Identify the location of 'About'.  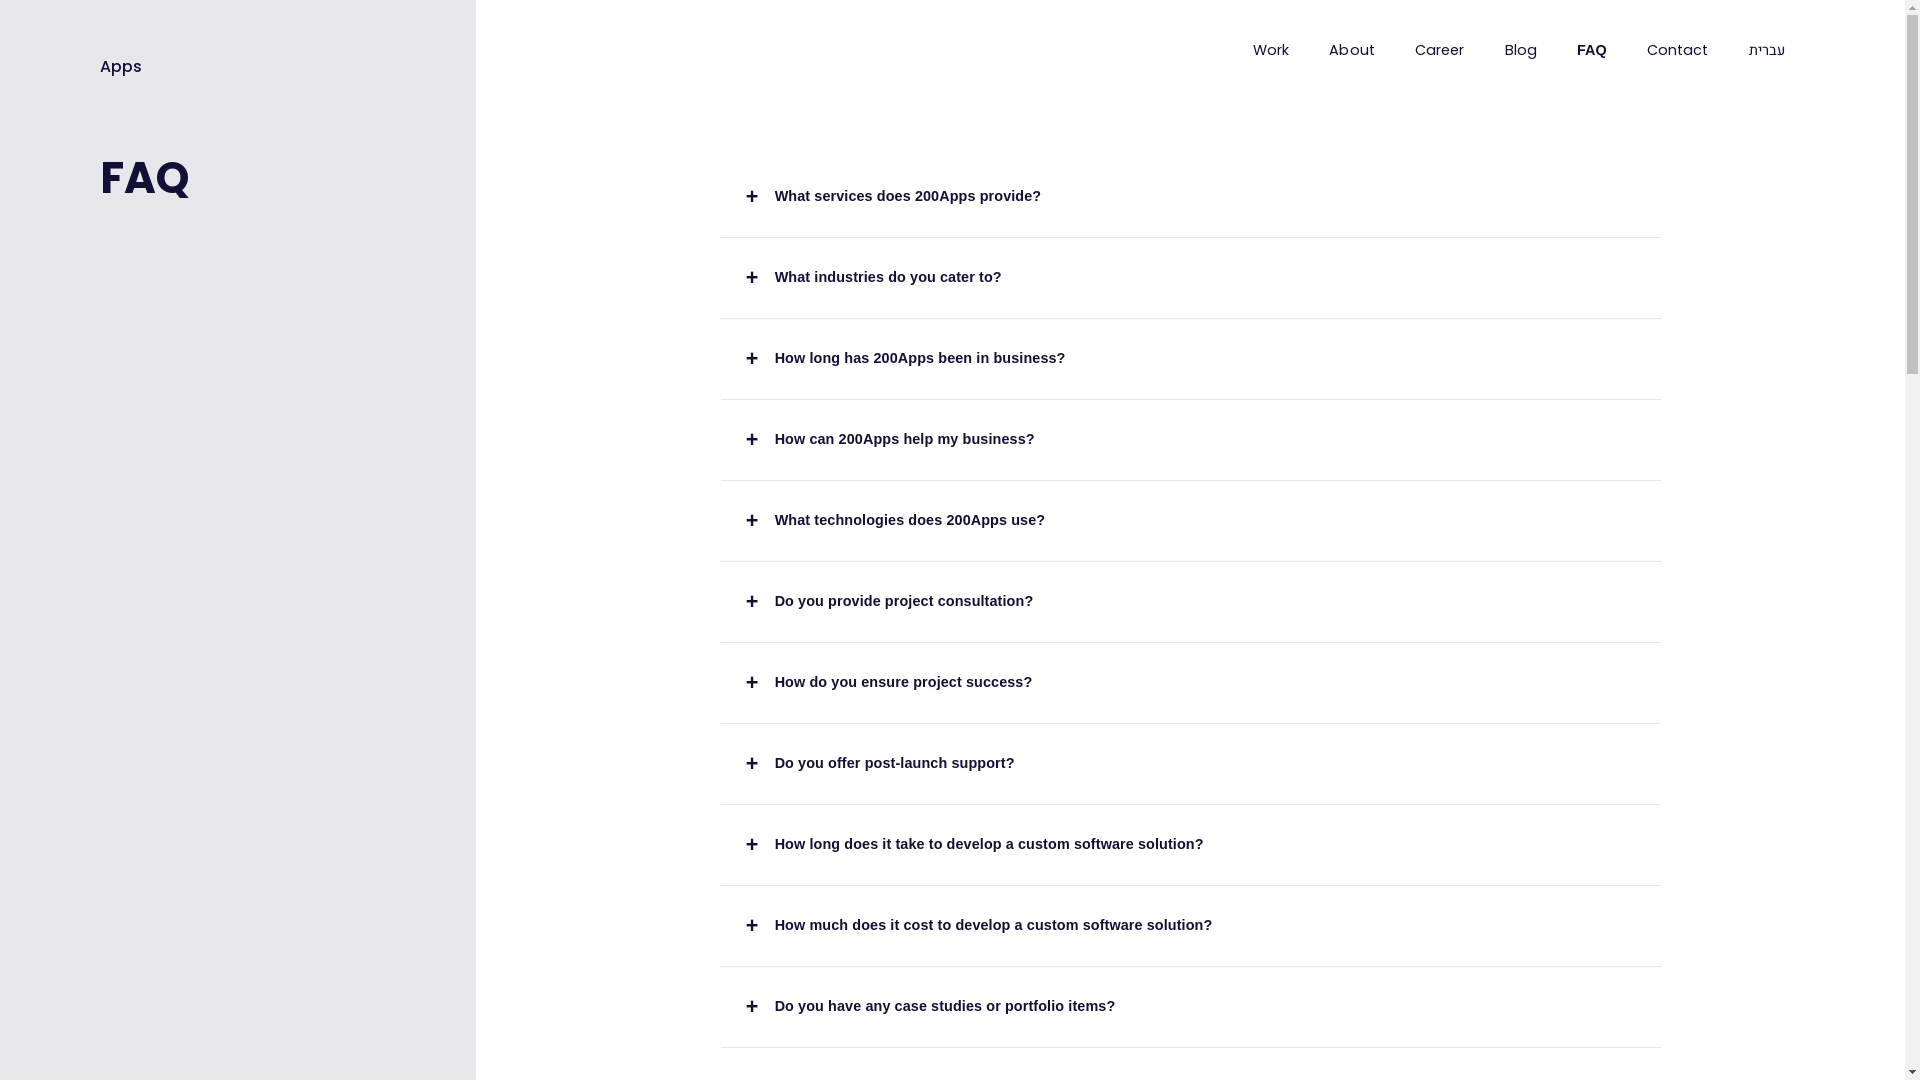
(1352, 49).